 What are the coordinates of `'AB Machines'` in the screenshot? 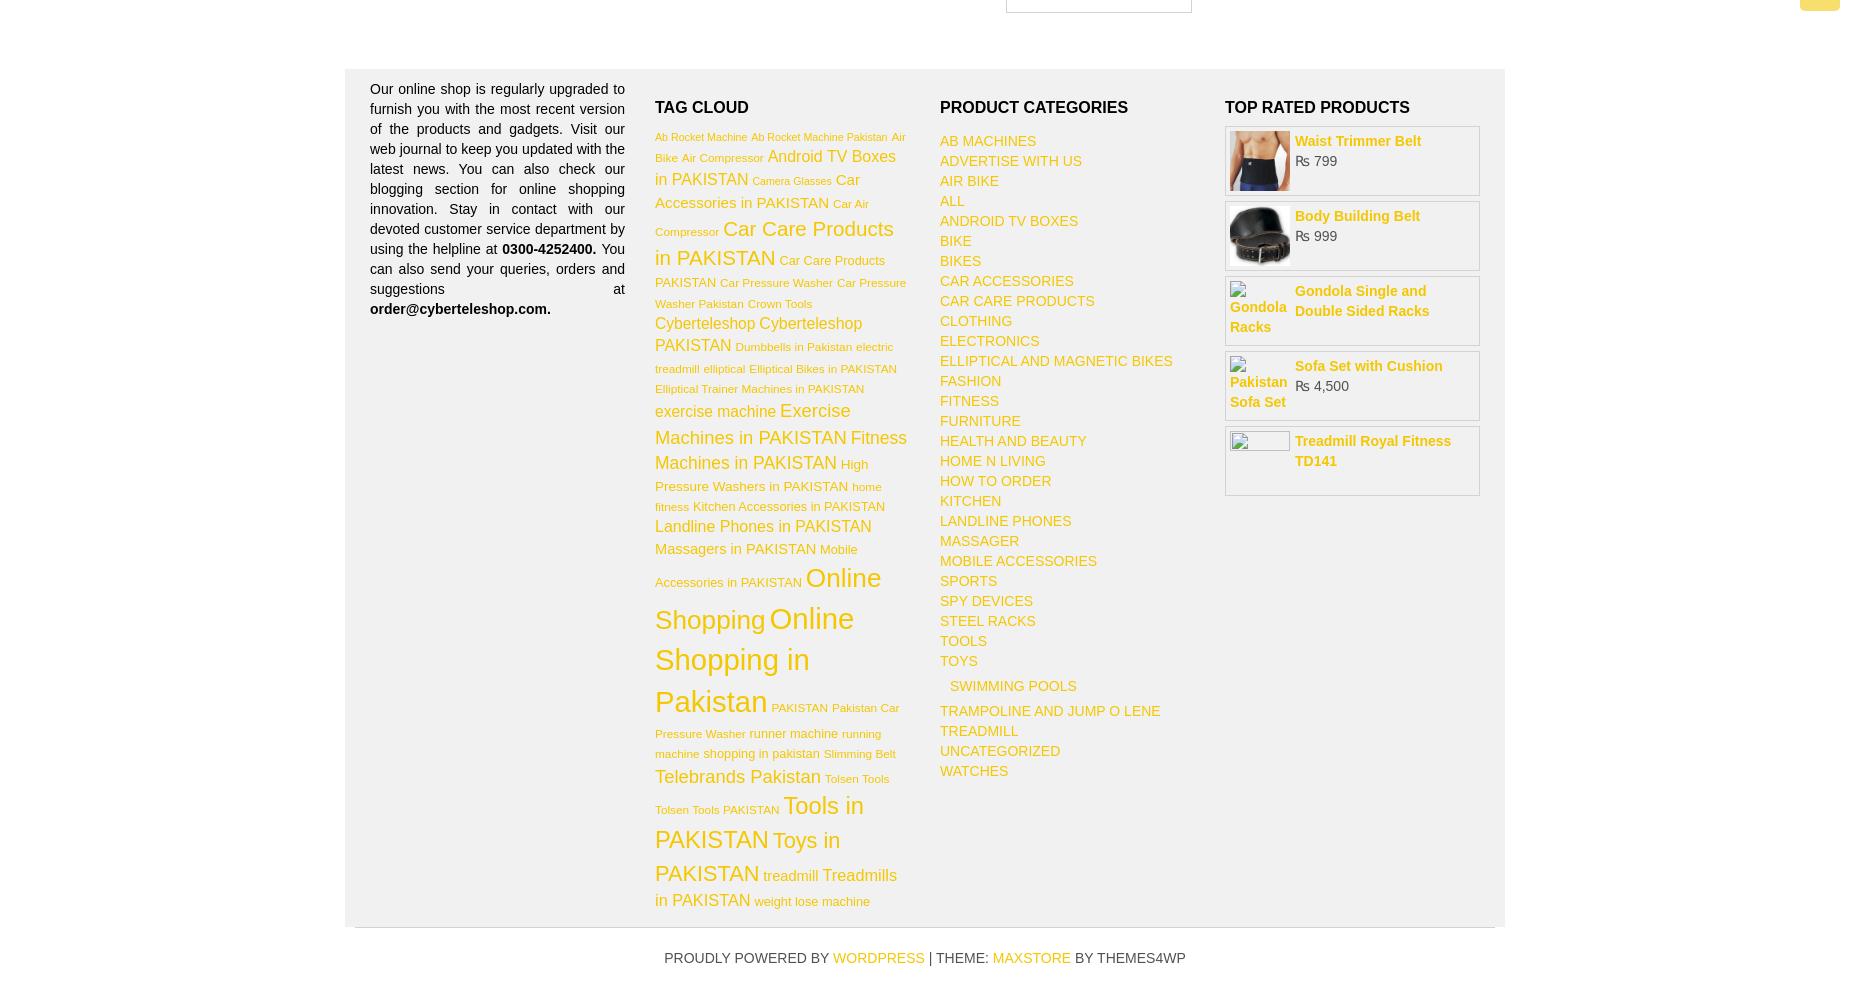 It's located at (987, 141).